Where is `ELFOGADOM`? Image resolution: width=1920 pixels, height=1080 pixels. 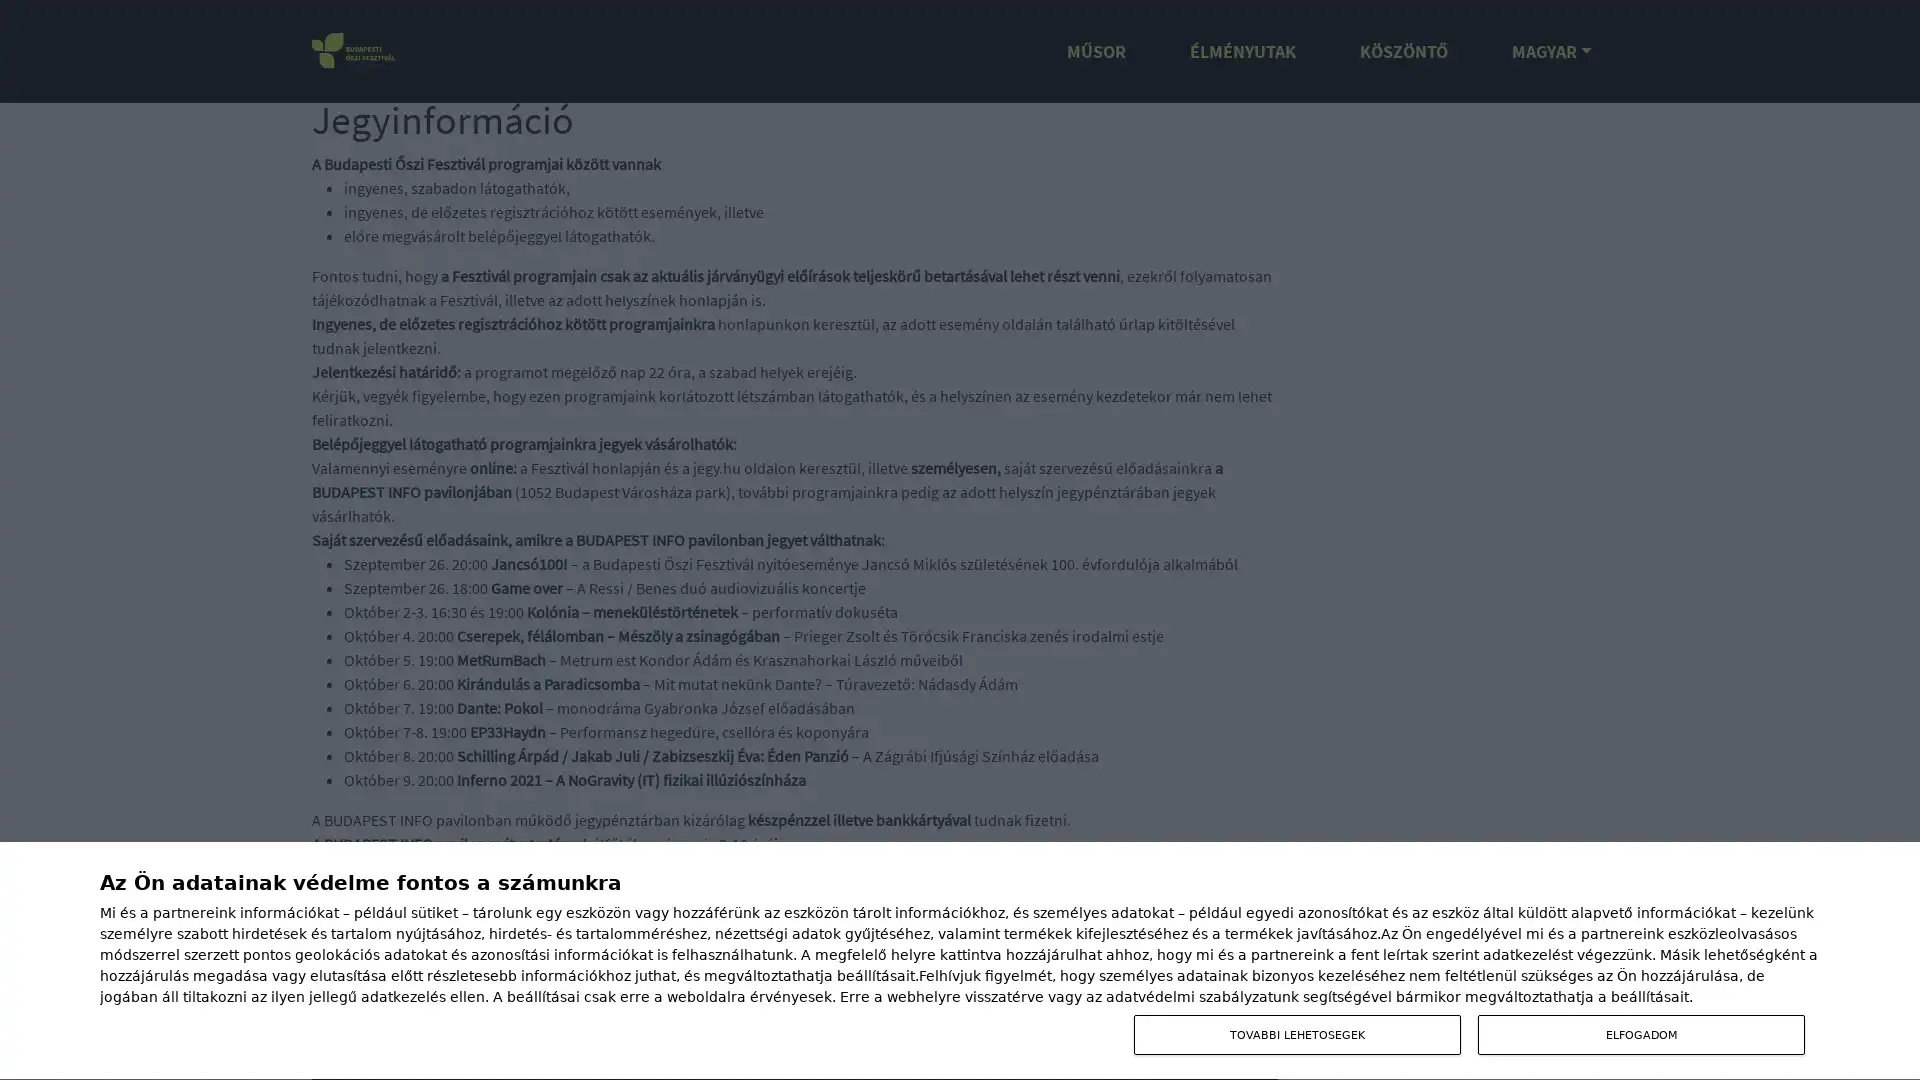 ELFOGADOM is located at coordinates (1640, 1034).